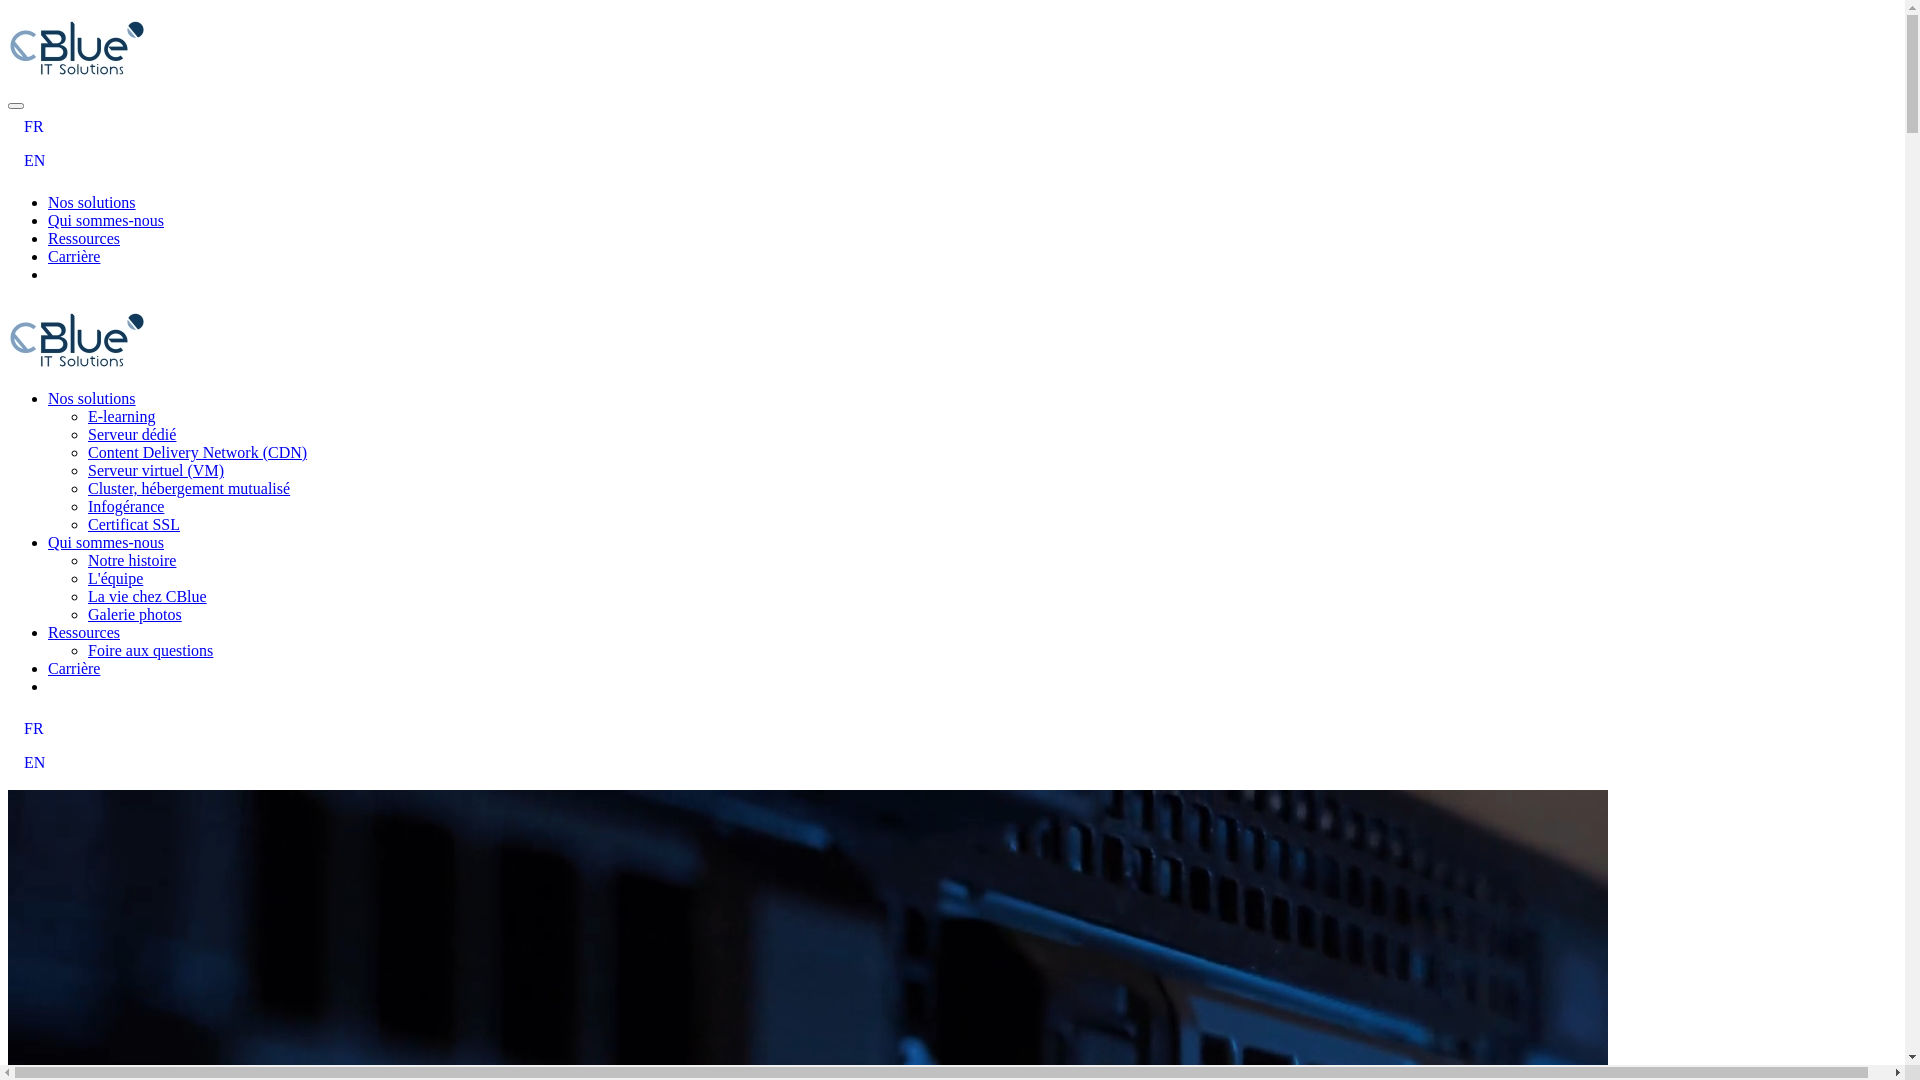  I want to click on 'Nos solutions', so click(48, 398).